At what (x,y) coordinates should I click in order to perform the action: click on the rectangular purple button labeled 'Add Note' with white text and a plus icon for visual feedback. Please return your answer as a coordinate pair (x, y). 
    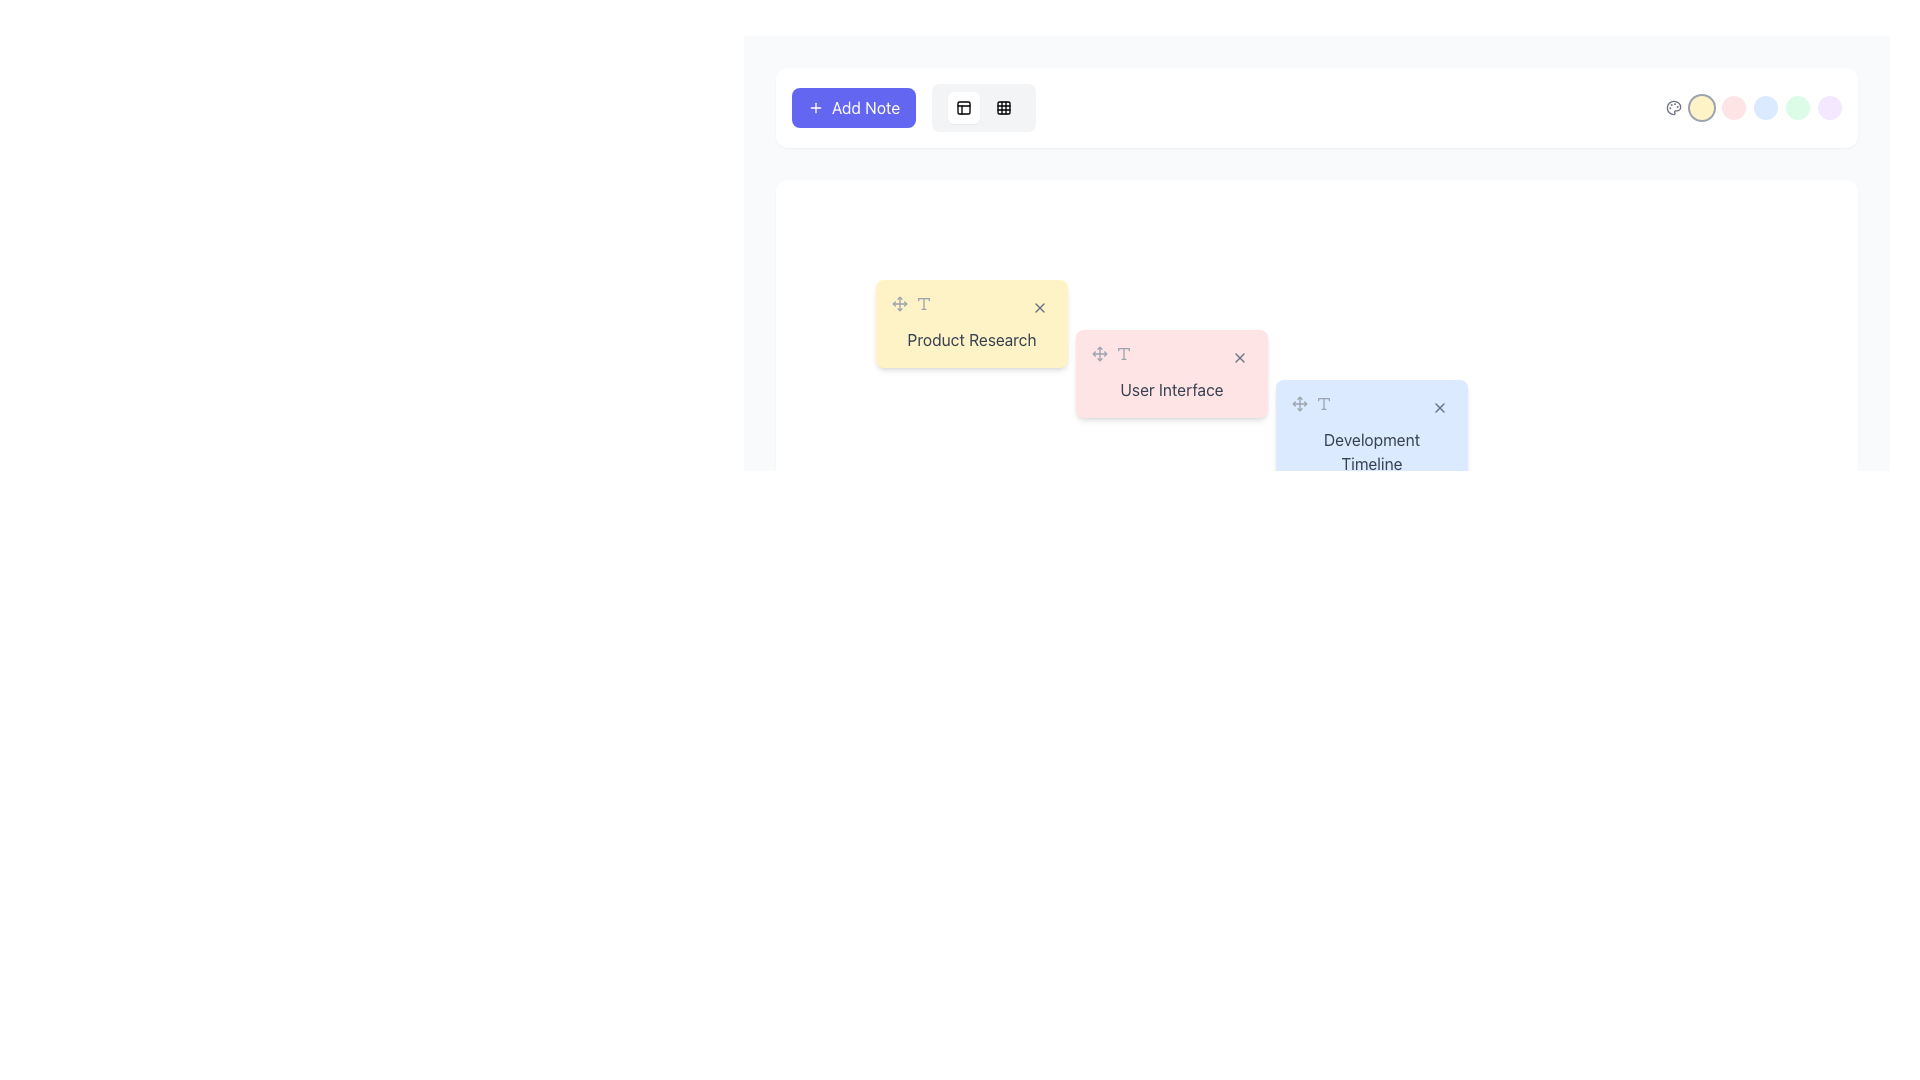
    Looking at the image, I should click on (913, 108).